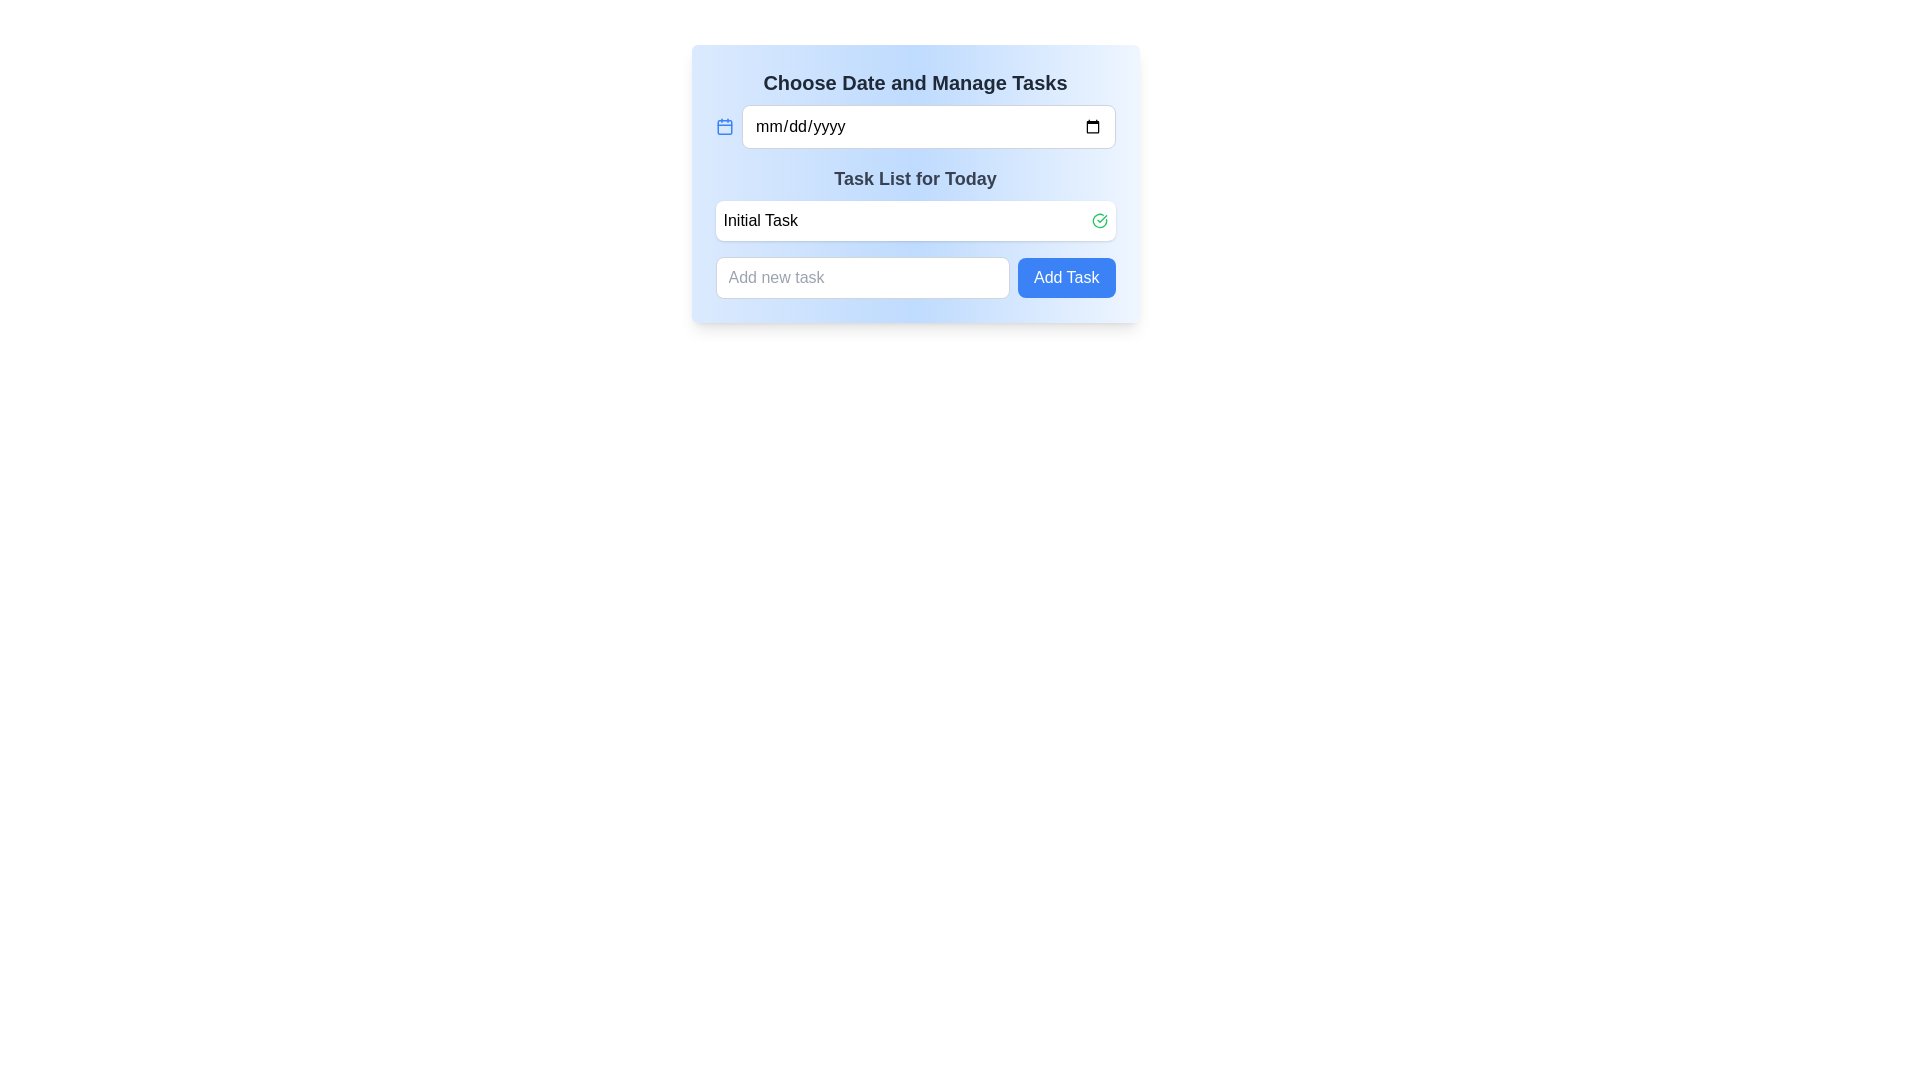 Image resolution: width=1920 pixels, height=1080 pixels. What do you see at coordinates (914, 82) in the screenshot?
I see `the Text (Header) element that serves as a descriptive header for the interface, positioned at the top center of the panel above the date selection input field` at bounding box center [914, 82].